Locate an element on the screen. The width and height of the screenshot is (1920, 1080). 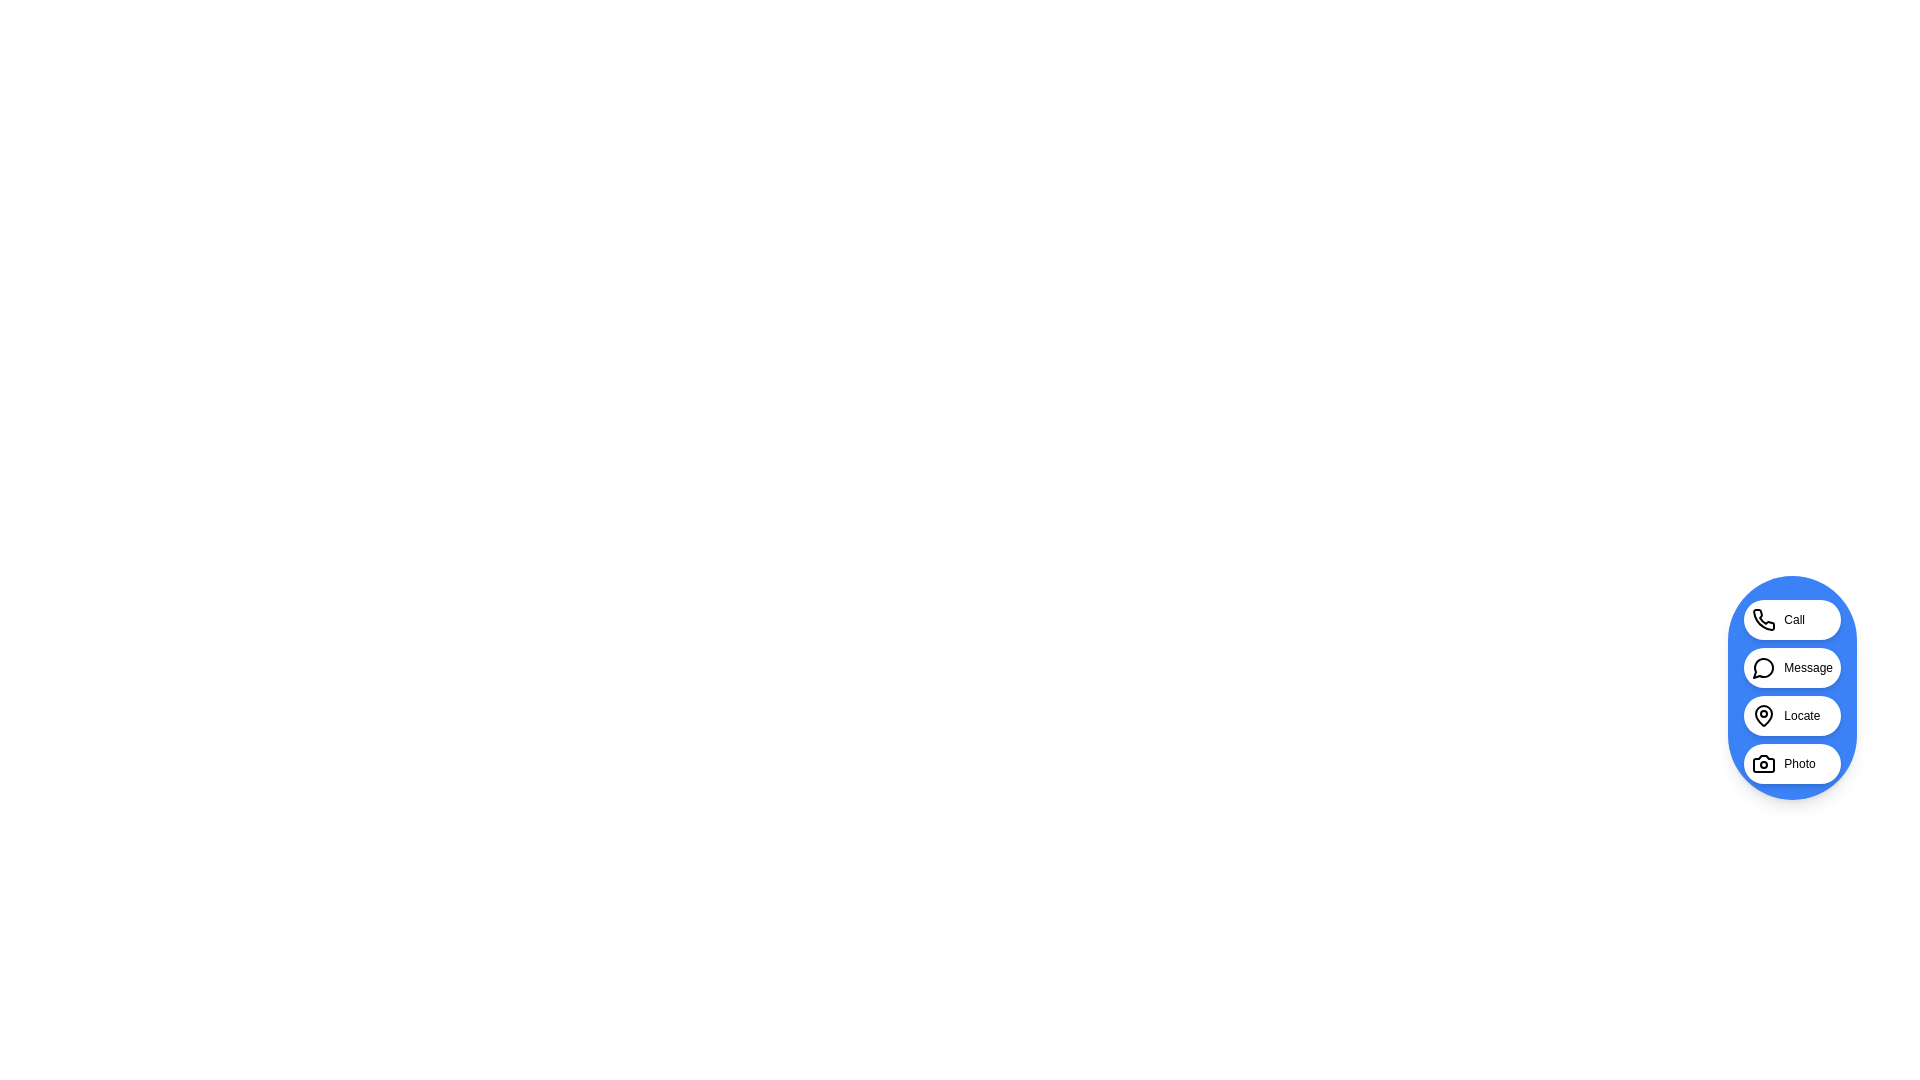
the 'Message' button is located at coordinates (1791, 667).